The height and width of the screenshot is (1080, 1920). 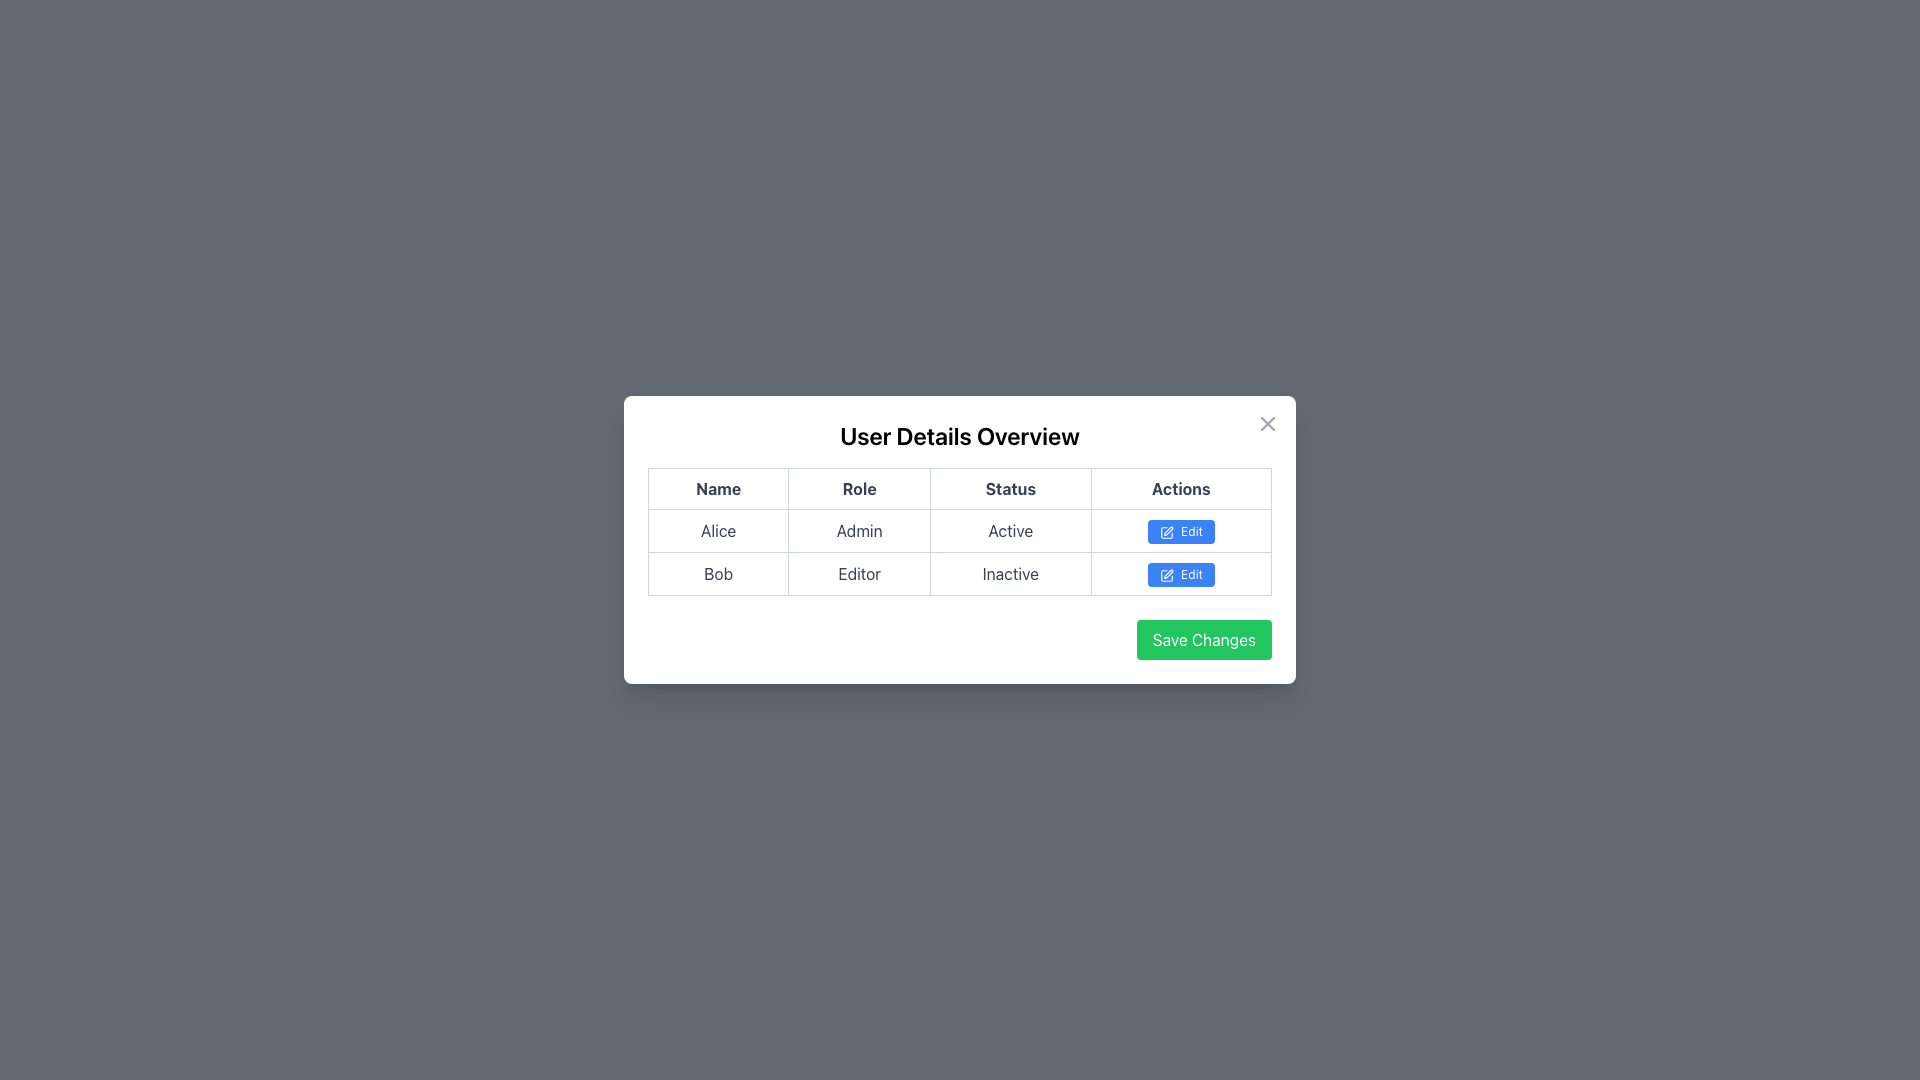 What do you see at coordinates (1010, 530) in the screenshot?
I see `the text label displaying 'Active' in the 'Status' column of the 'User Details Overview' table for user 'Alice' to focus on the cell content` at bounding box center [1010, 530].